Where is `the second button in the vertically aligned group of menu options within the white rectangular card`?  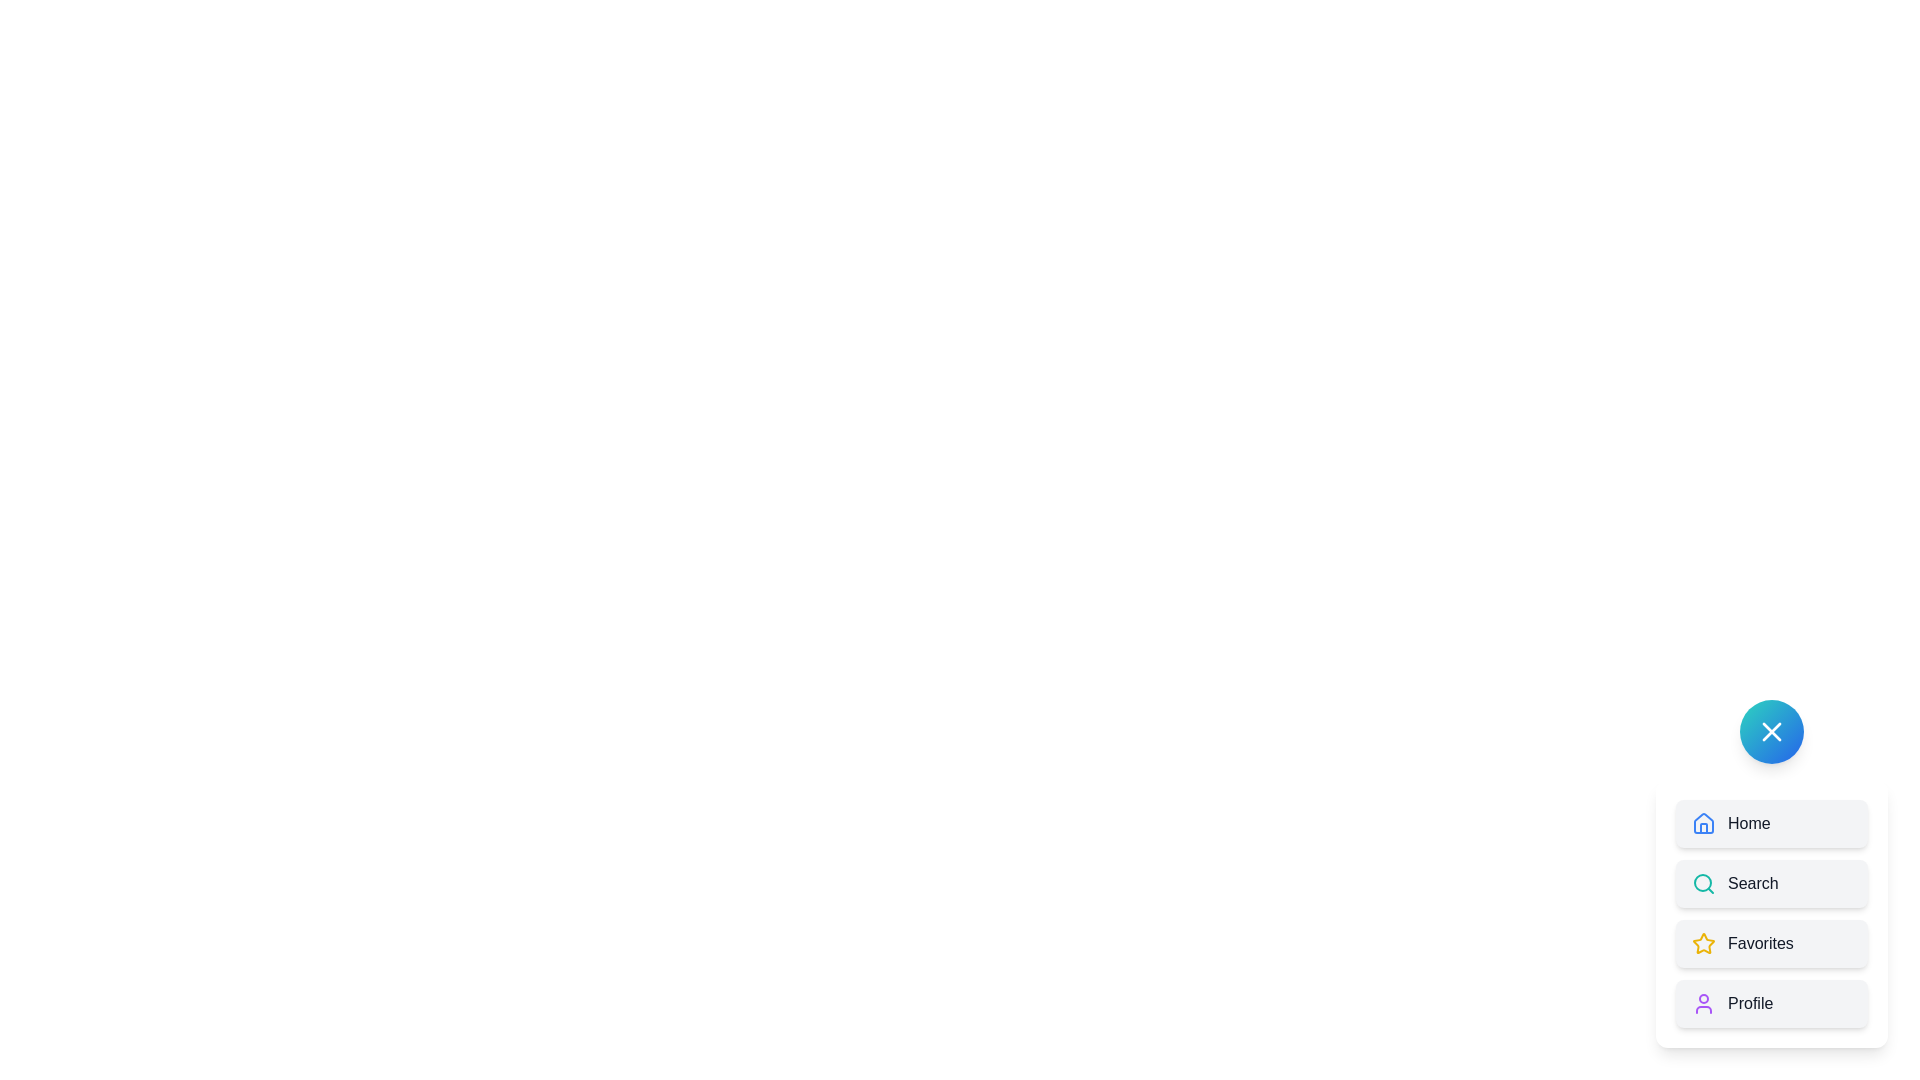
the second button in the vertically aligned group of menu options within the white rectangular card is located at coordinates (1771, 882).